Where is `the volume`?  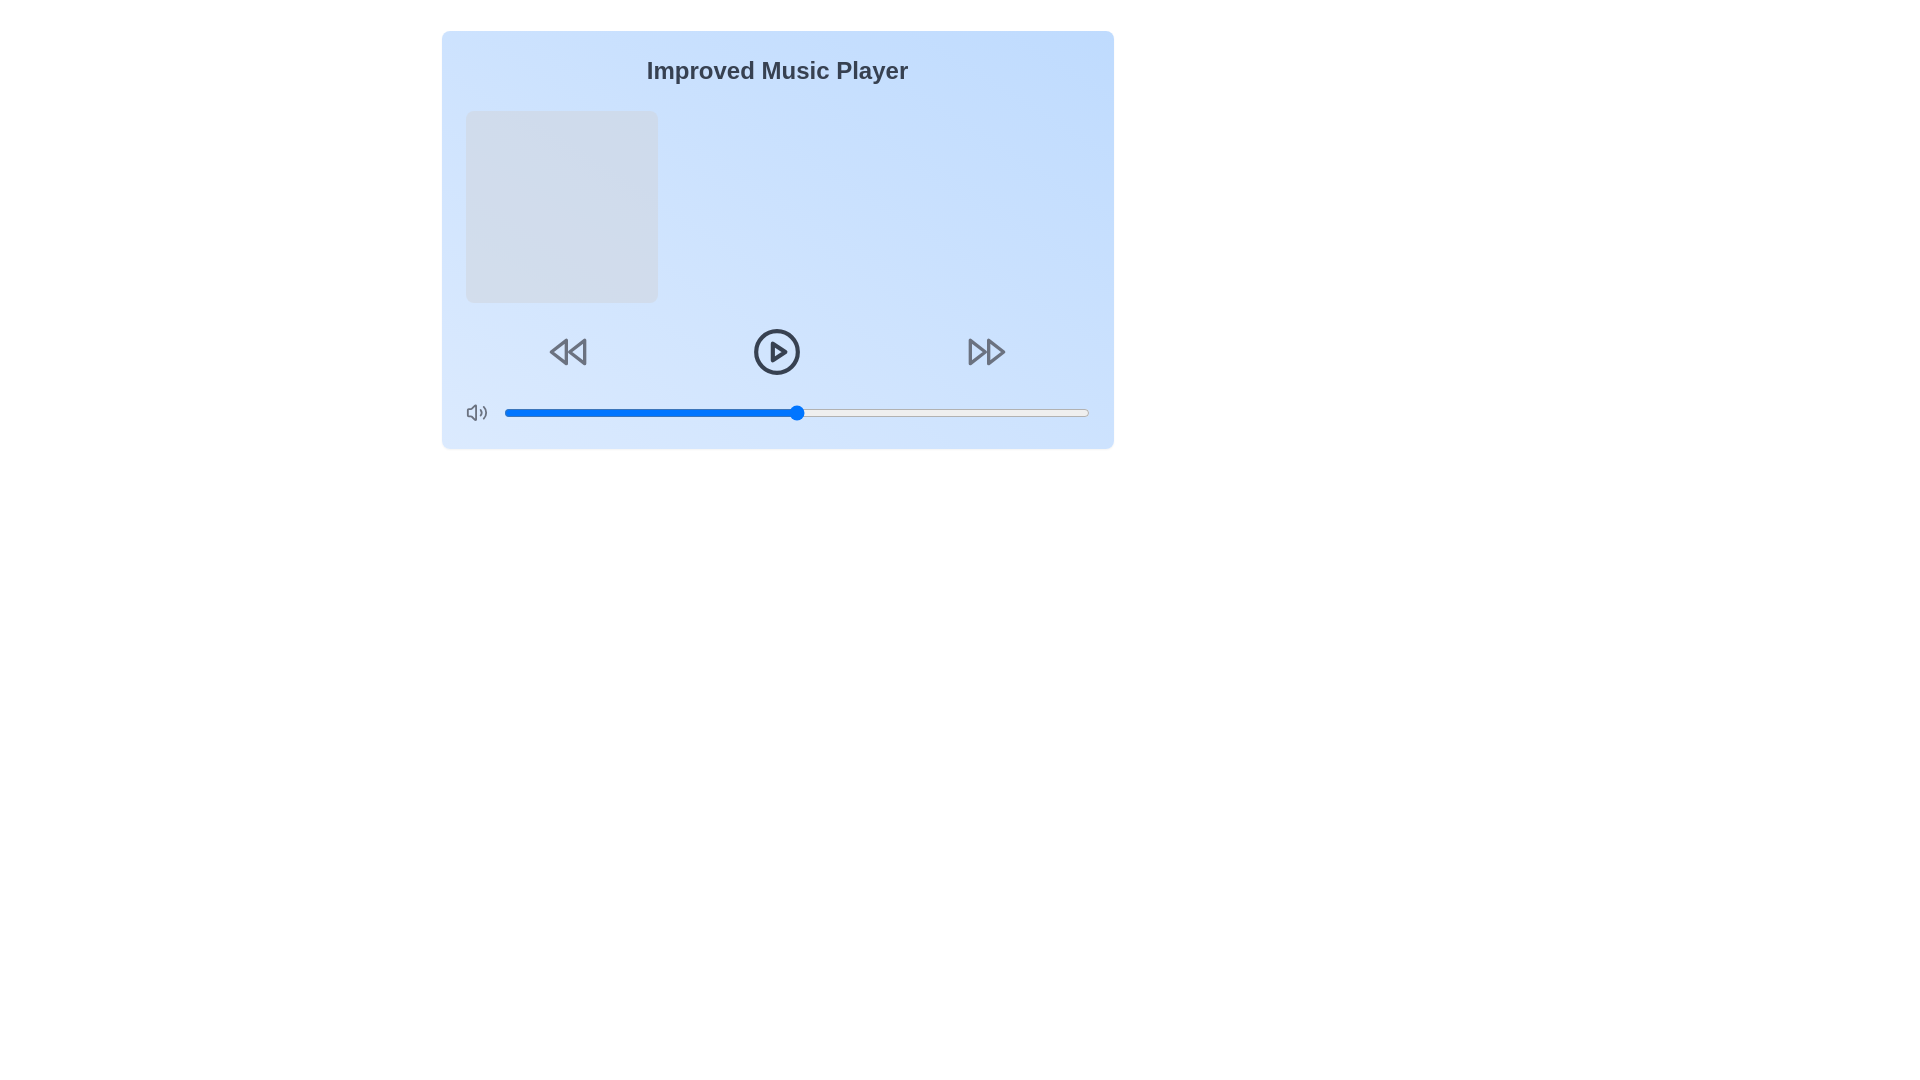 the volume is located at coordinates (906, 411).